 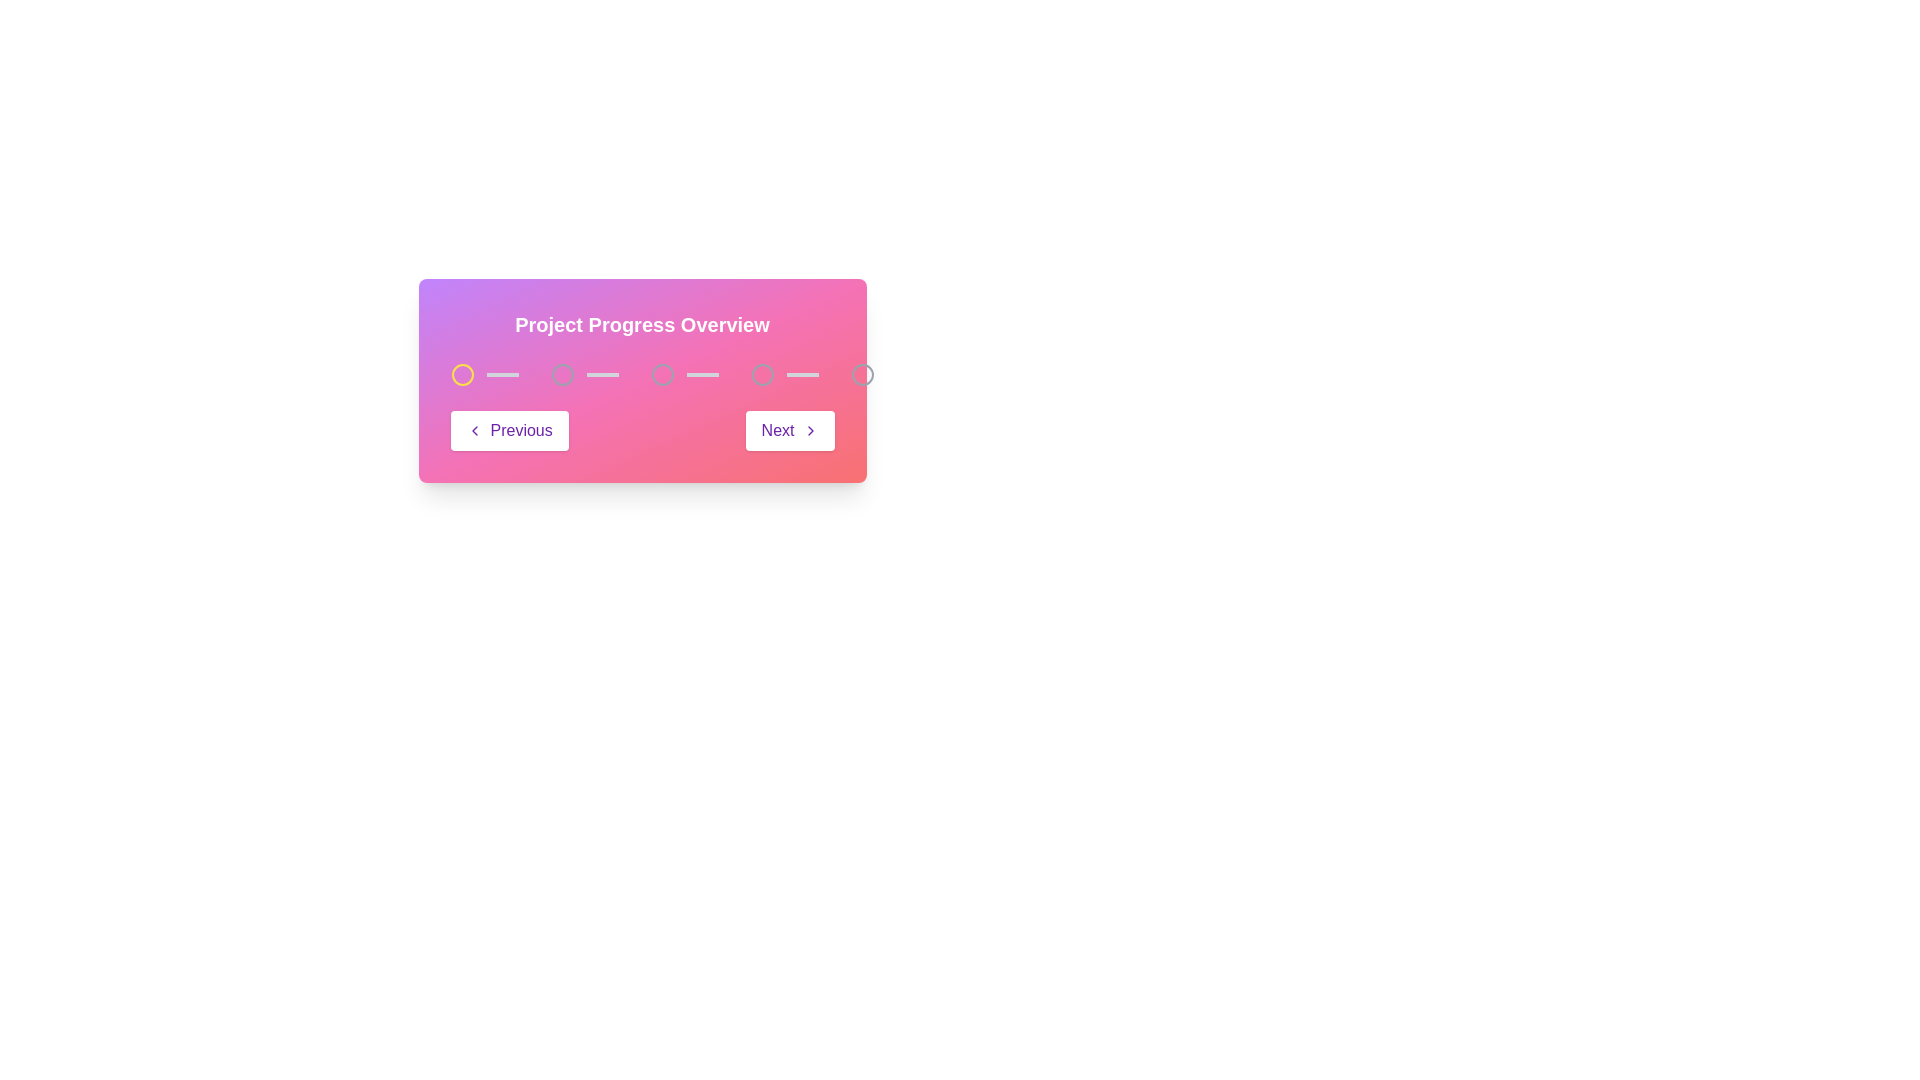 I want to click on the fourth circular marker in the progress indicator, which visually represents the fourth step in a multi-step process, so click(x=761, y=374).